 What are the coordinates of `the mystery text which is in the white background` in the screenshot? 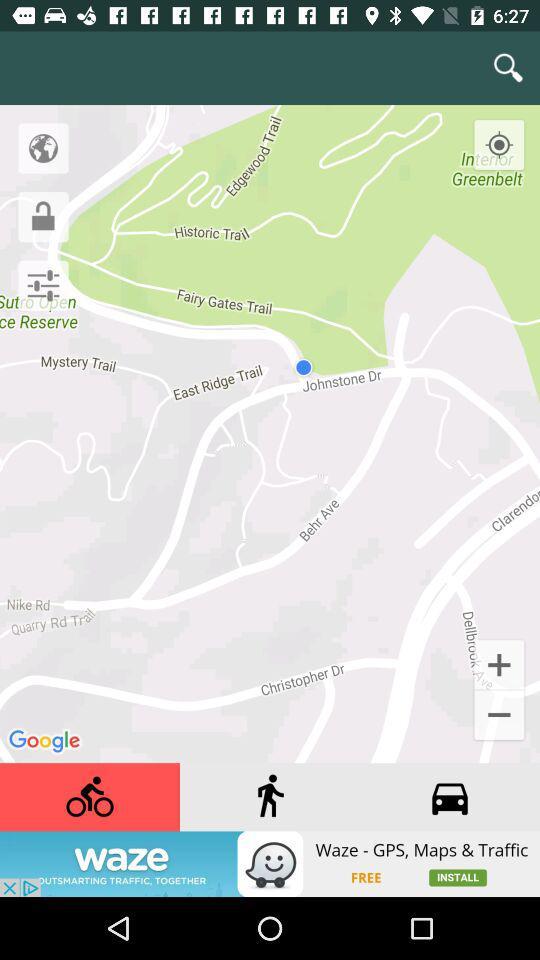 It's located at (40, 375).